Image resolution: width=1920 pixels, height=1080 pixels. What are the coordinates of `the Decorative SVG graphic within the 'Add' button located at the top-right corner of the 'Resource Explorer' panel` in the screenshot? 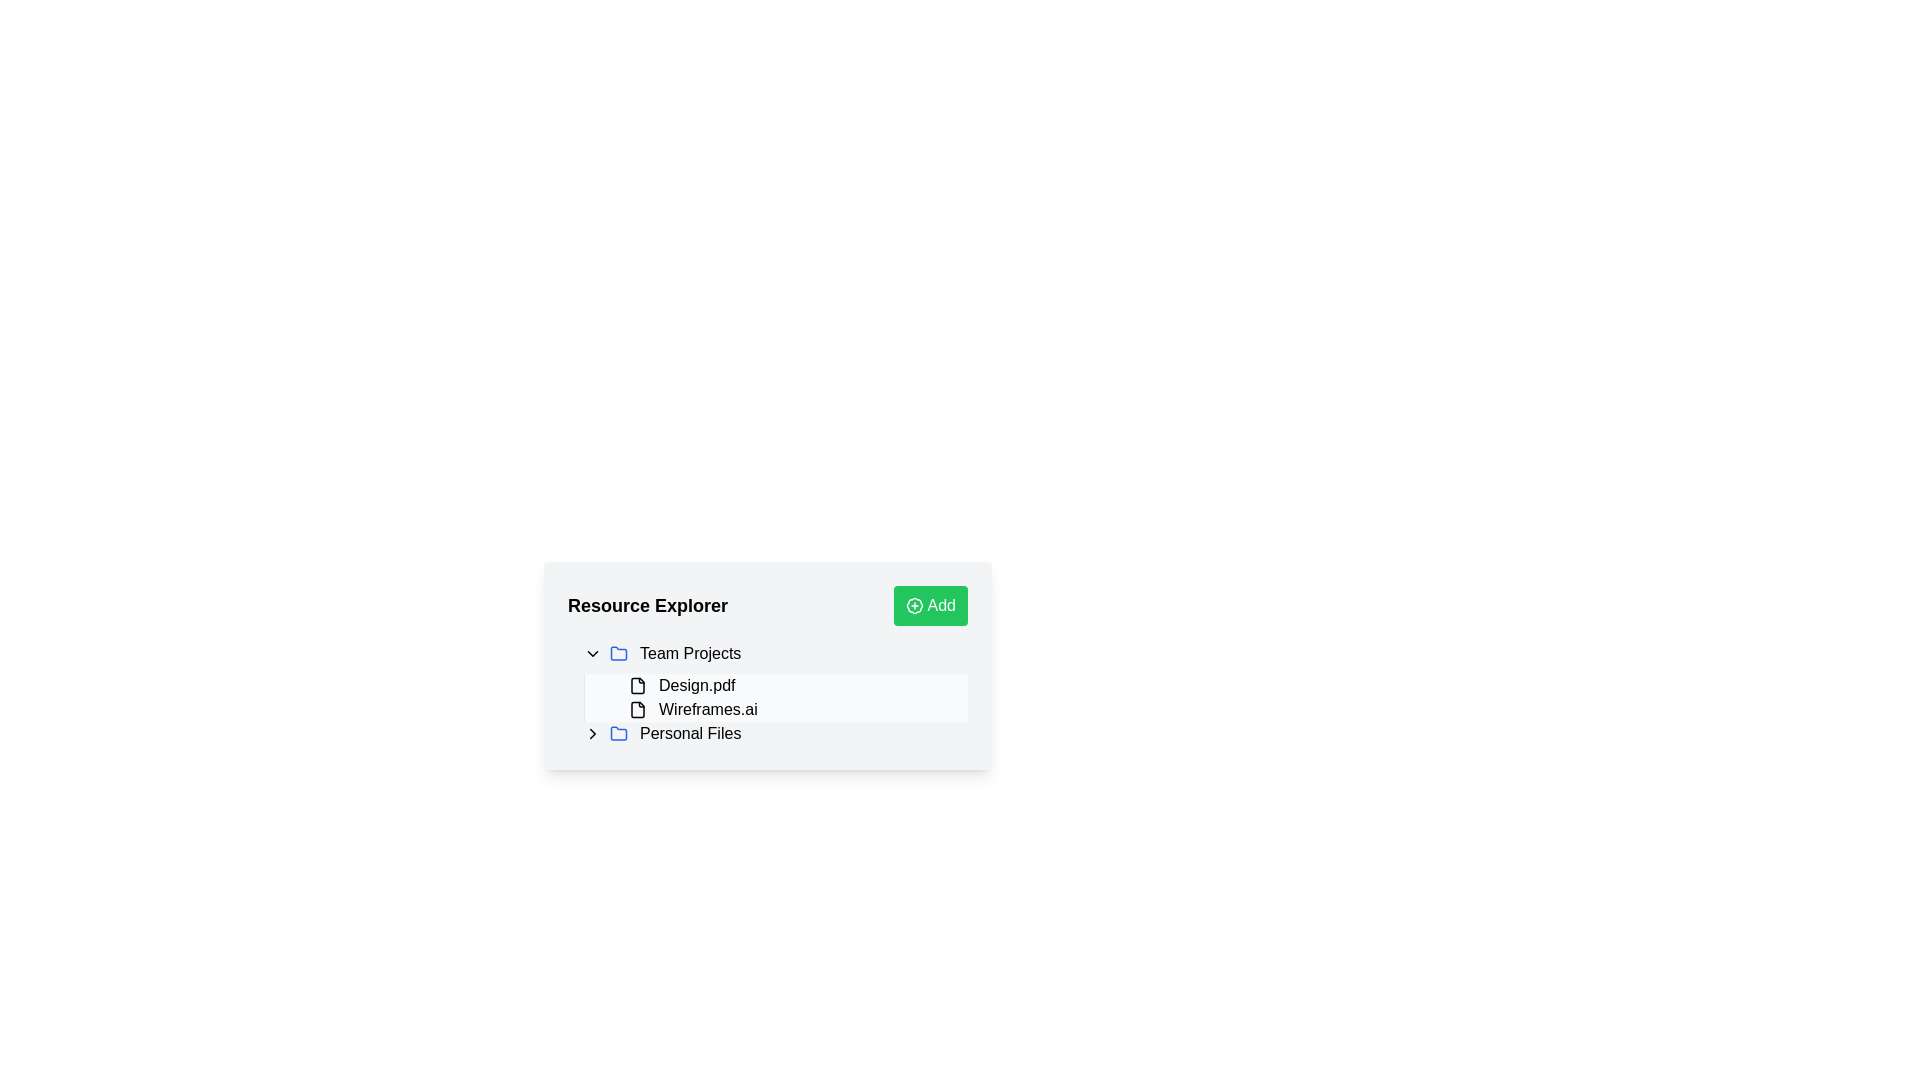 It's located at (913, 604).